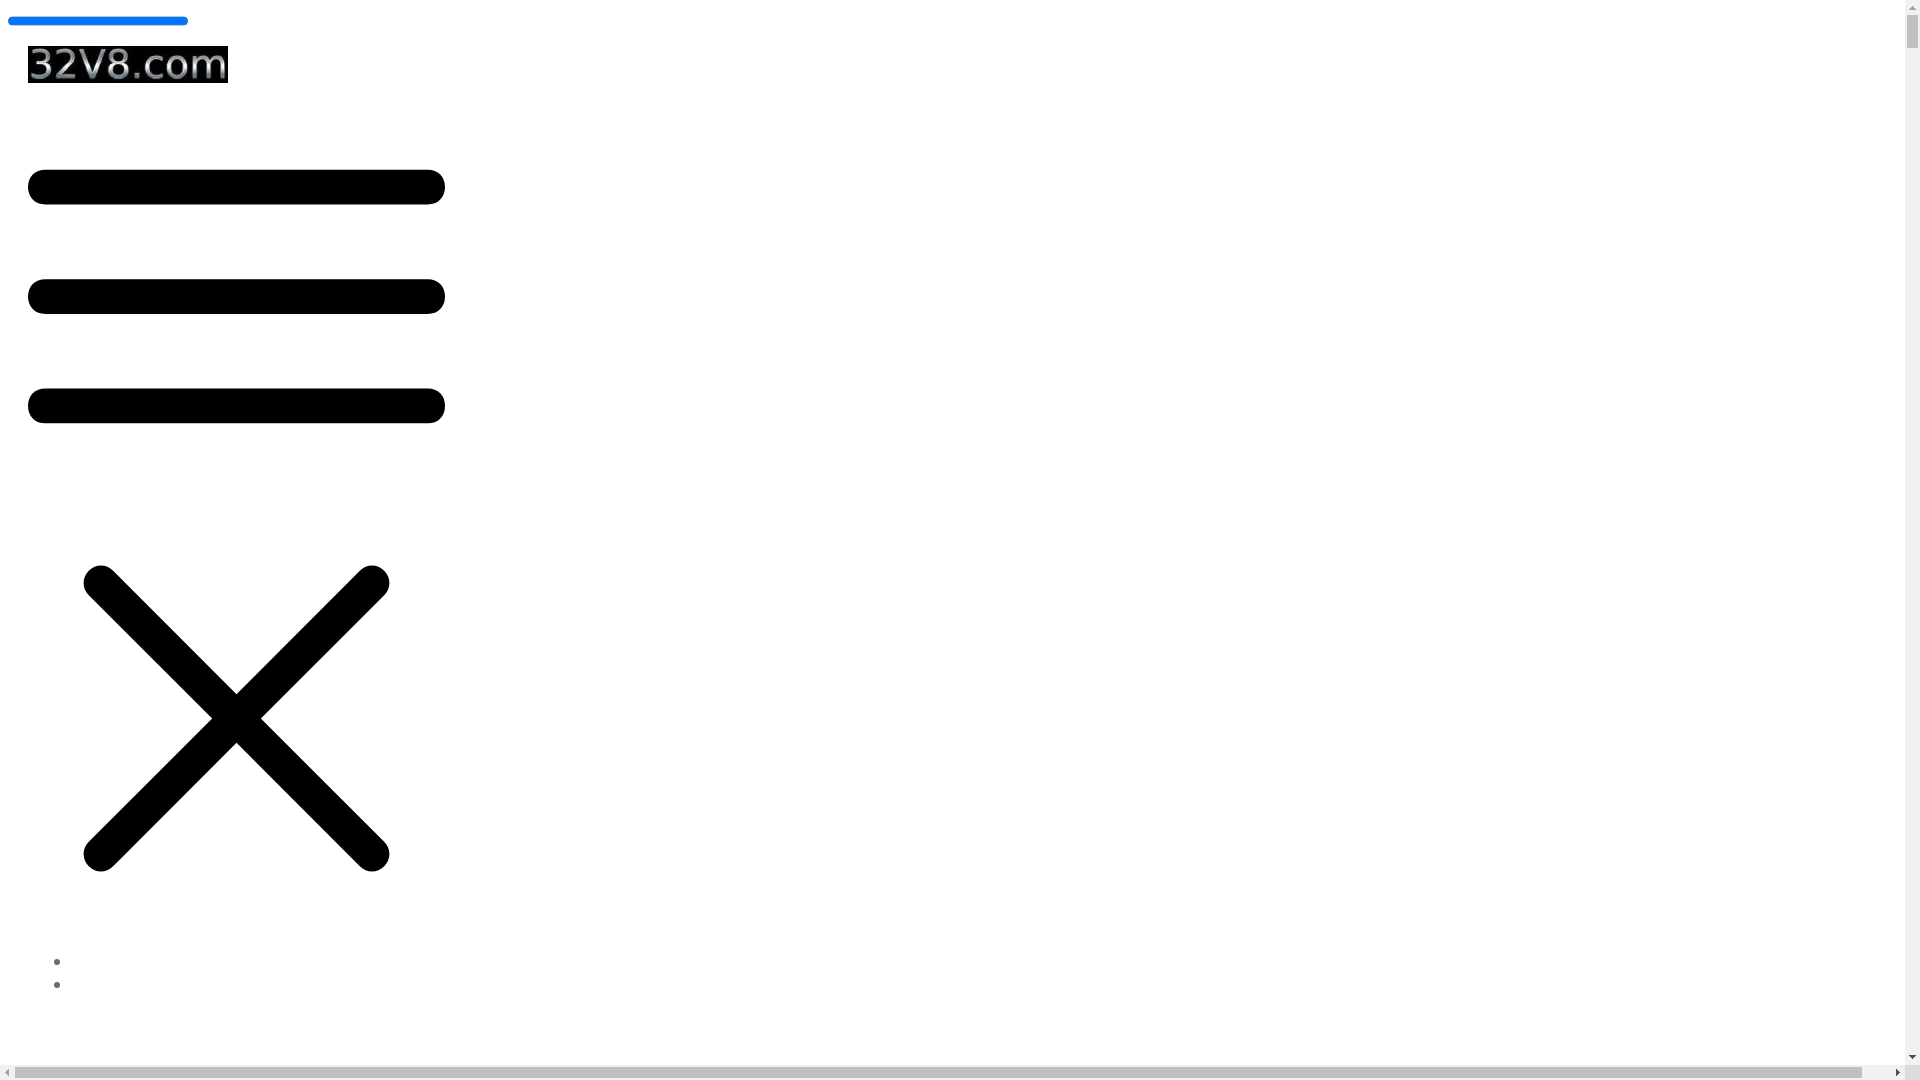 This screenshot has width=1920, height=1080. I want to click on '32V8 Website Tuneup Tool', so click(158, 962).